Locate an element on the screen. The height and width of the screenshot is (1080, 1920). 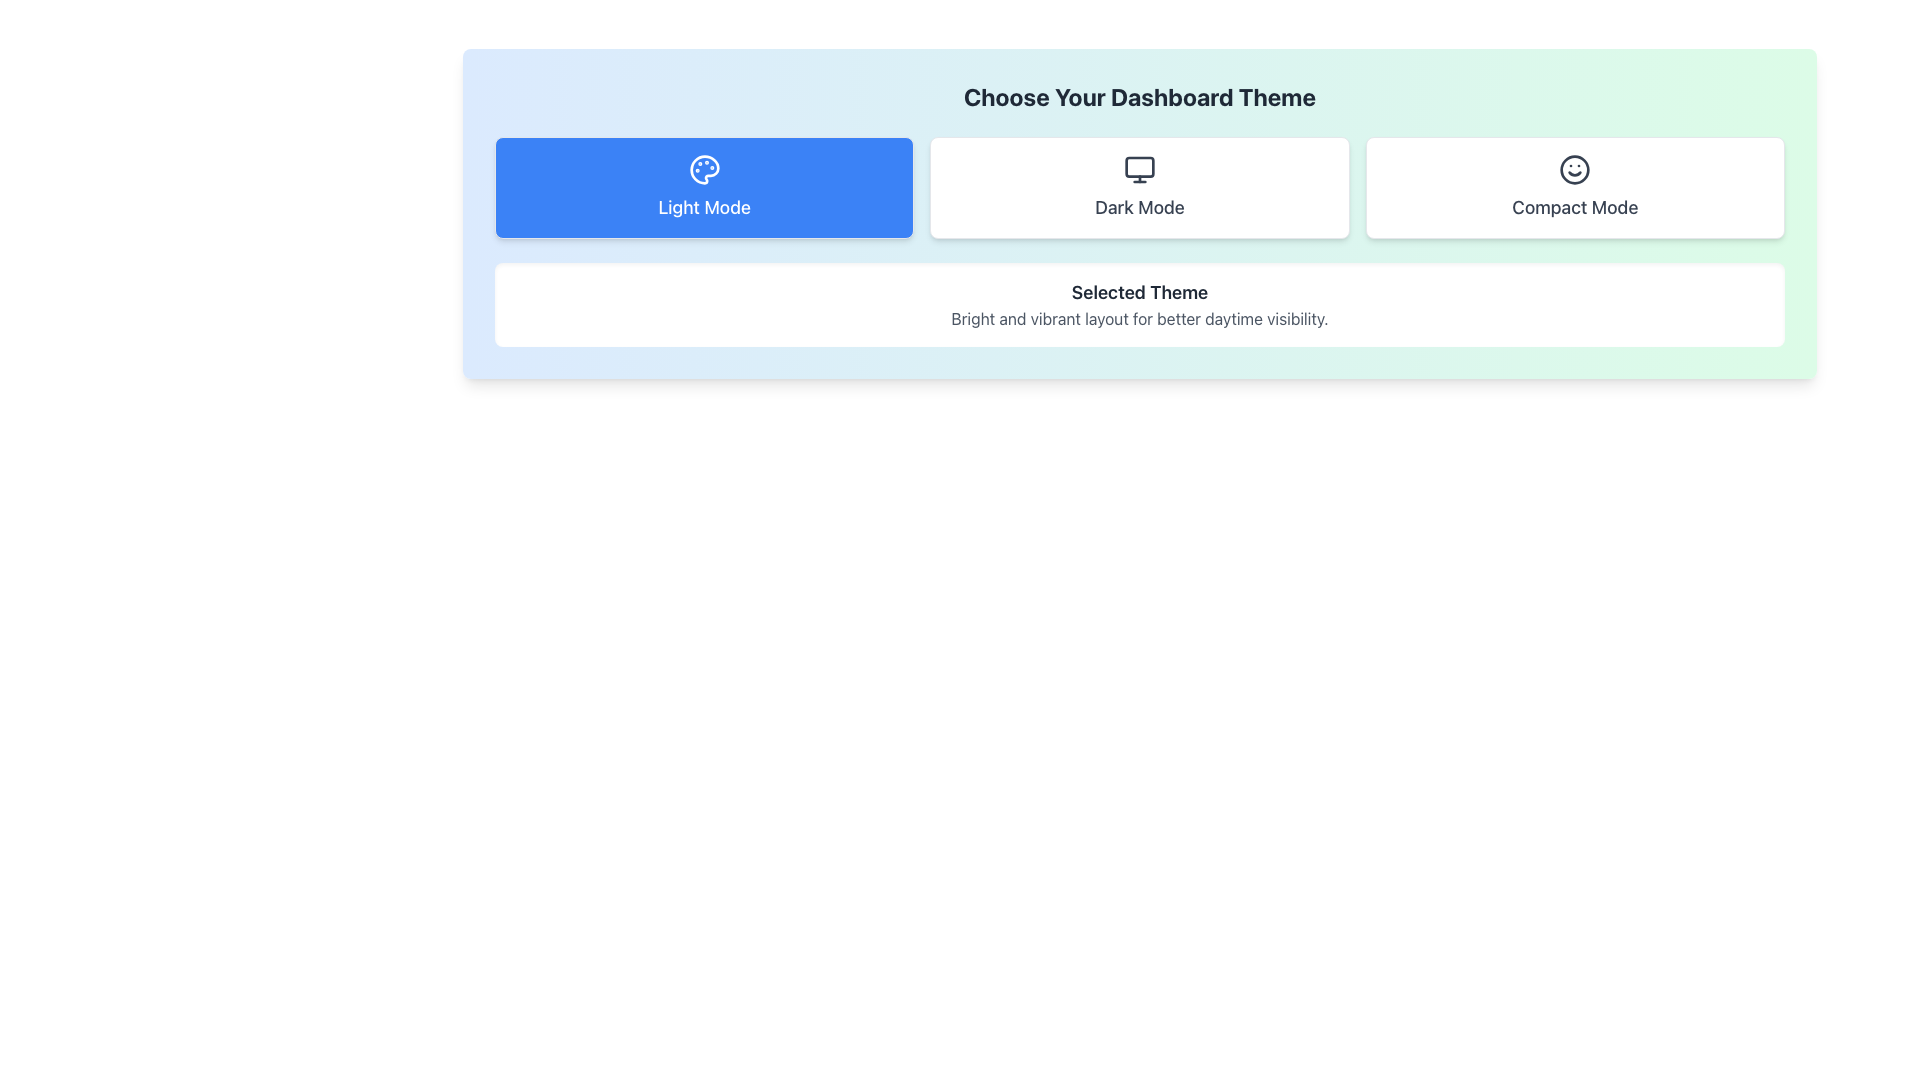
the SVG circle element that forms the outermost circular boundary of the smiley face icon located in the upper right section of the 'Compact Mode' selection option is located at coordinates (1574, 168).